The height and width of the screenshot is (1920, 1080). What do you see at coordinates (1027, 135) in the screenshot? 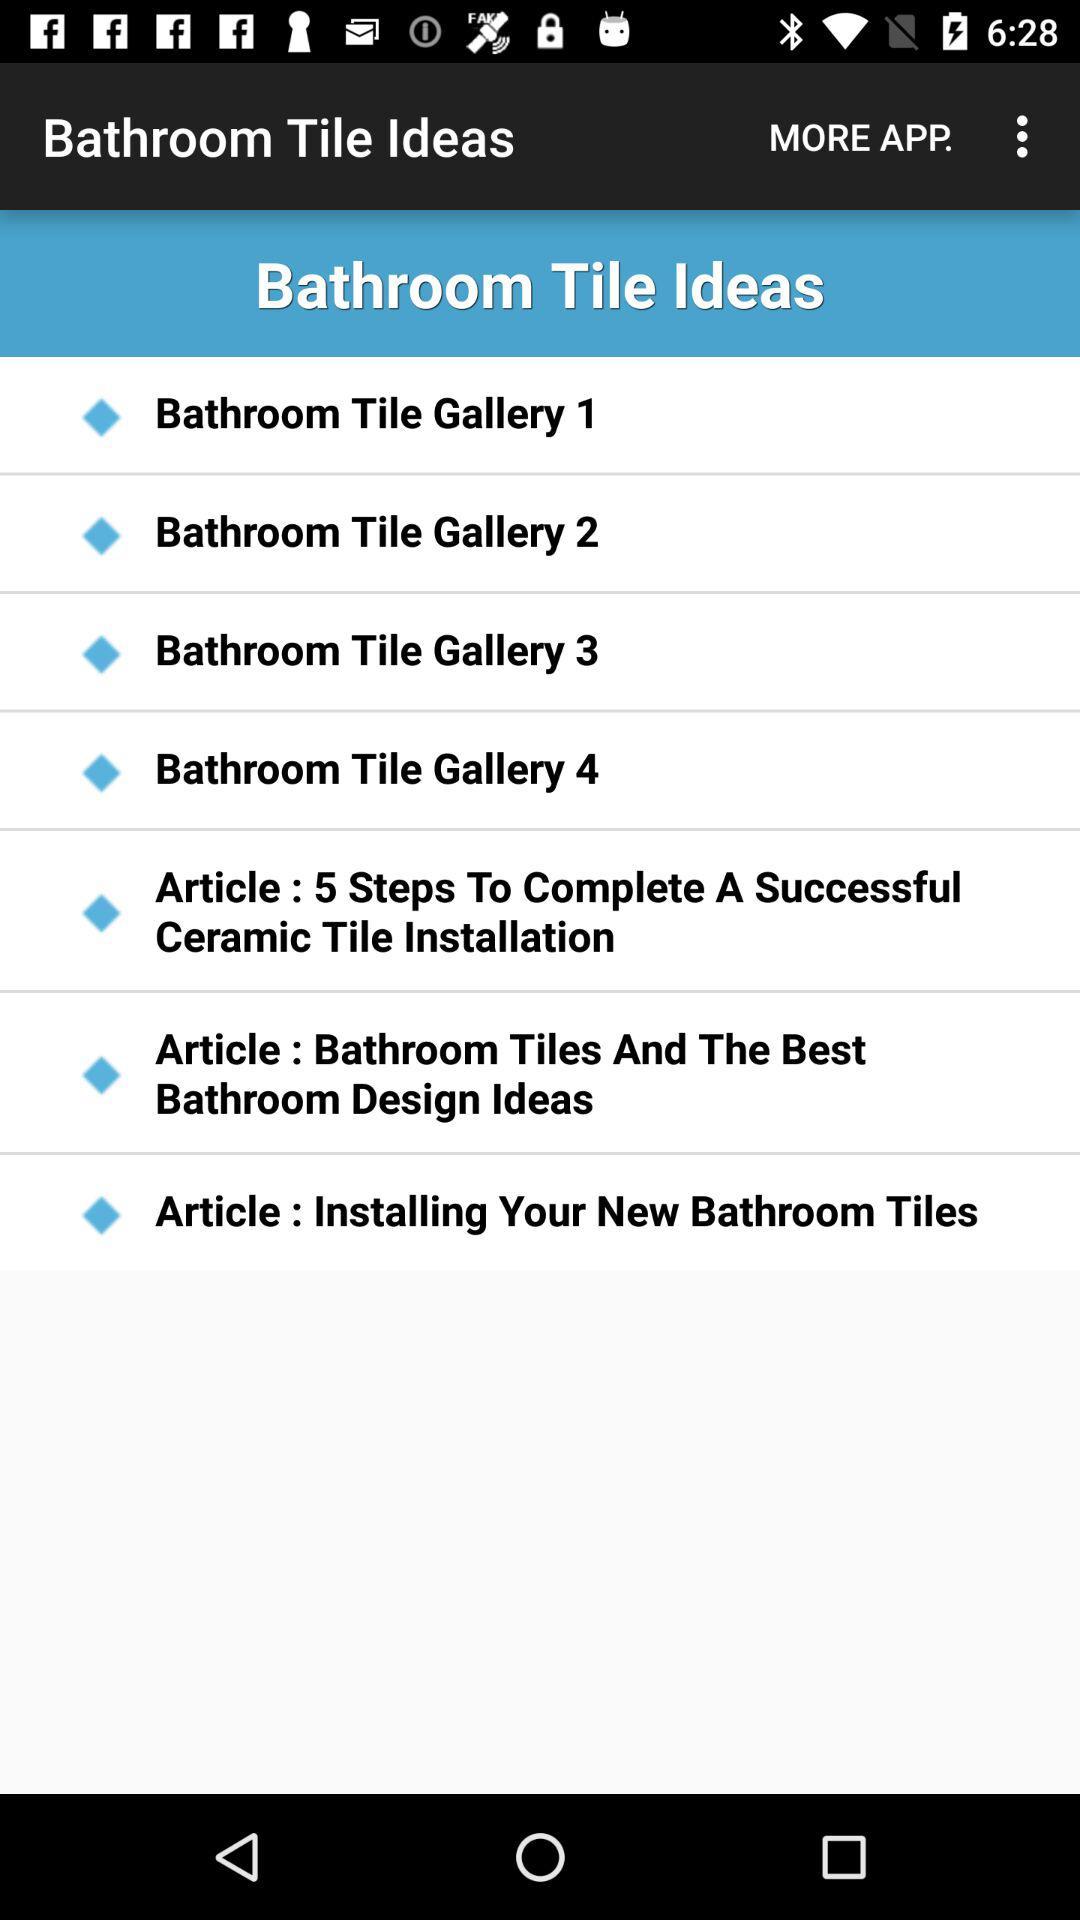
I see `icon above bathroom tile ideas app` at bounding box center [1027, 135].